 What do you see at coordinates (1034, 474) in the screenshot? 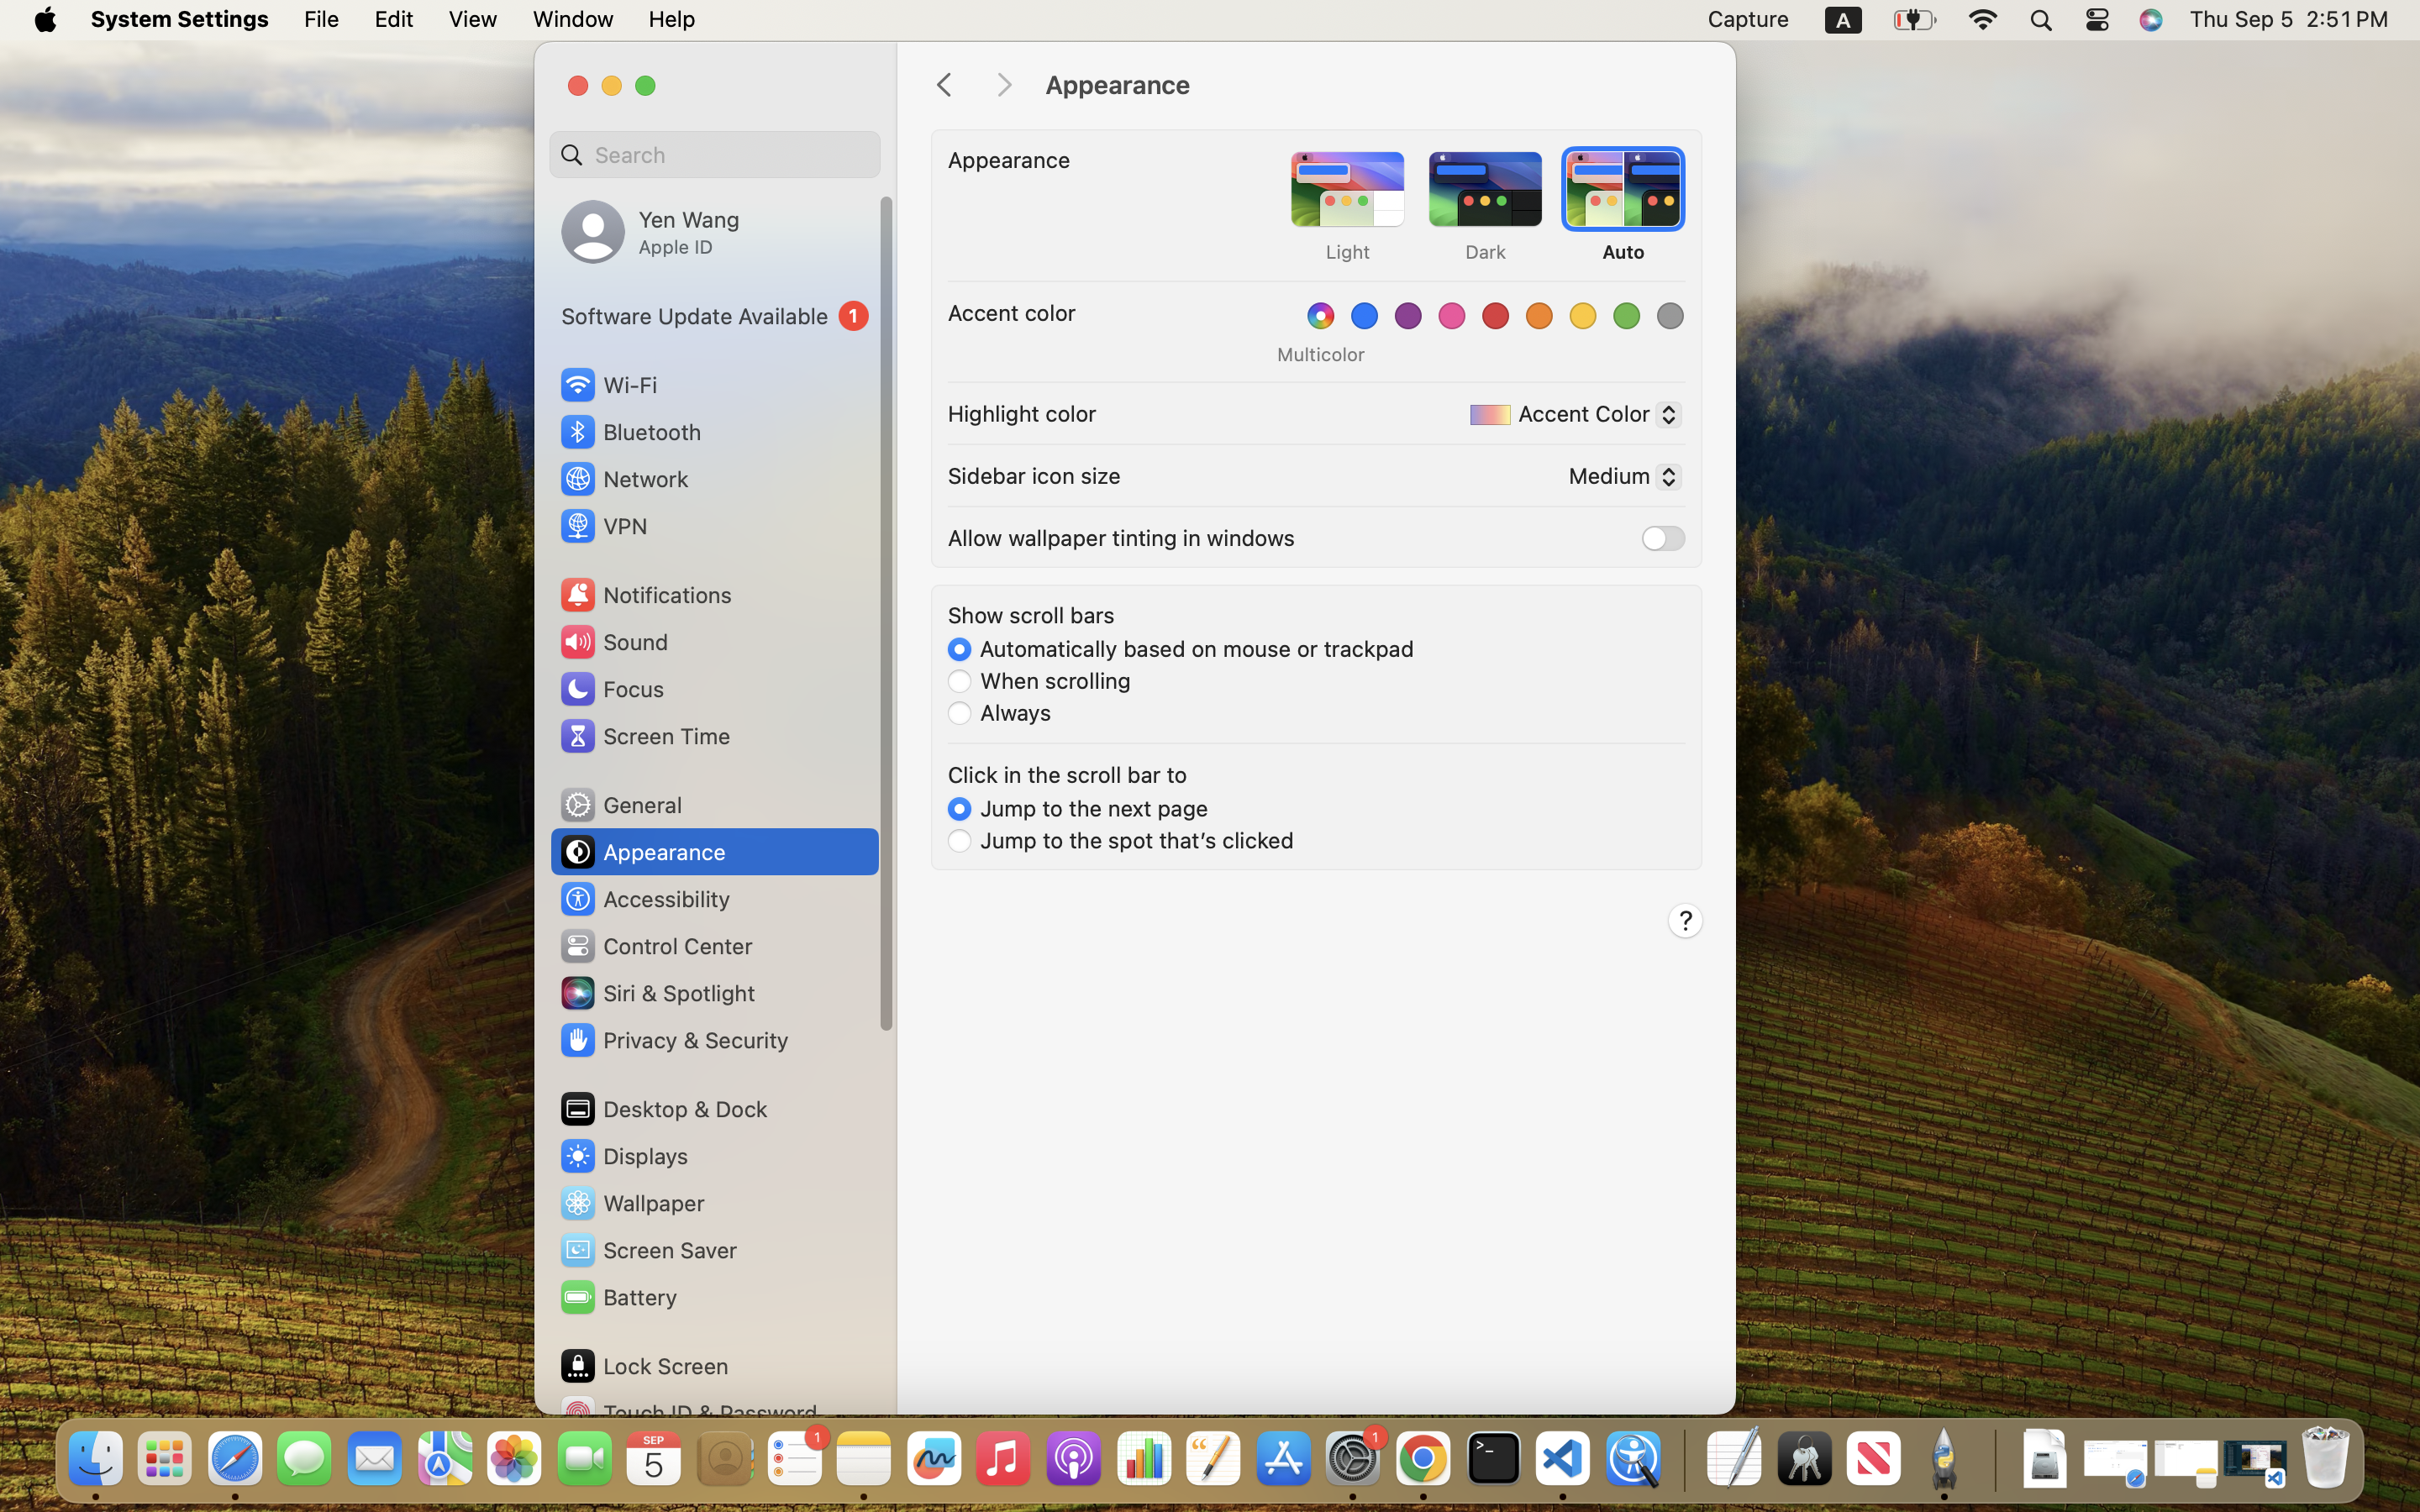
I see `'Sidebar icon size'` at bounding box center [1034, 474].